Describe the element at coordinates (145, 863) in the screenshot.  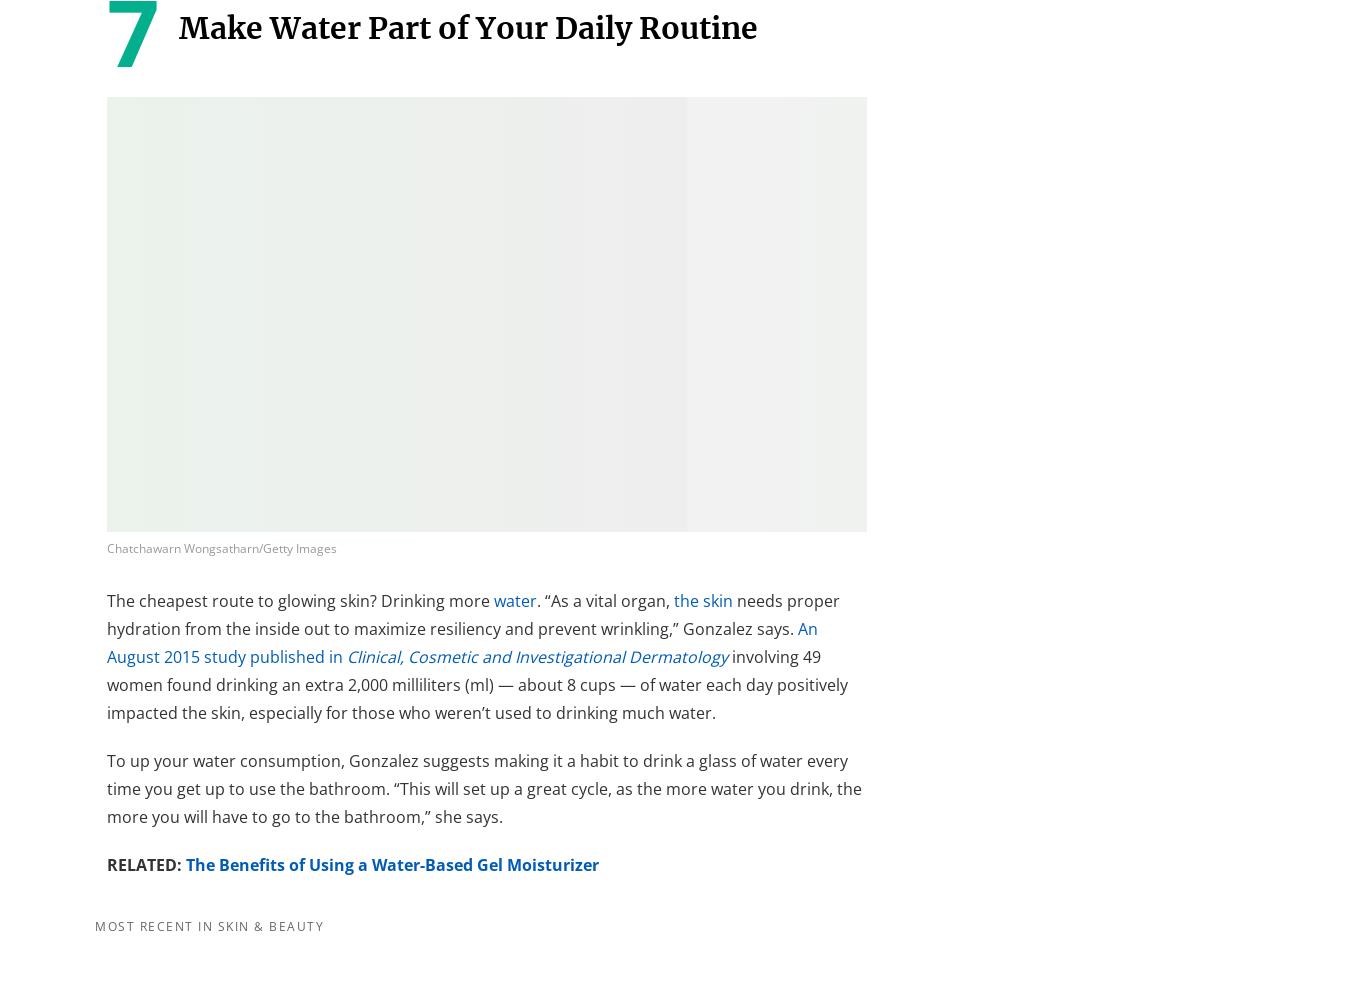
I see `'RELATED:'` at that location.